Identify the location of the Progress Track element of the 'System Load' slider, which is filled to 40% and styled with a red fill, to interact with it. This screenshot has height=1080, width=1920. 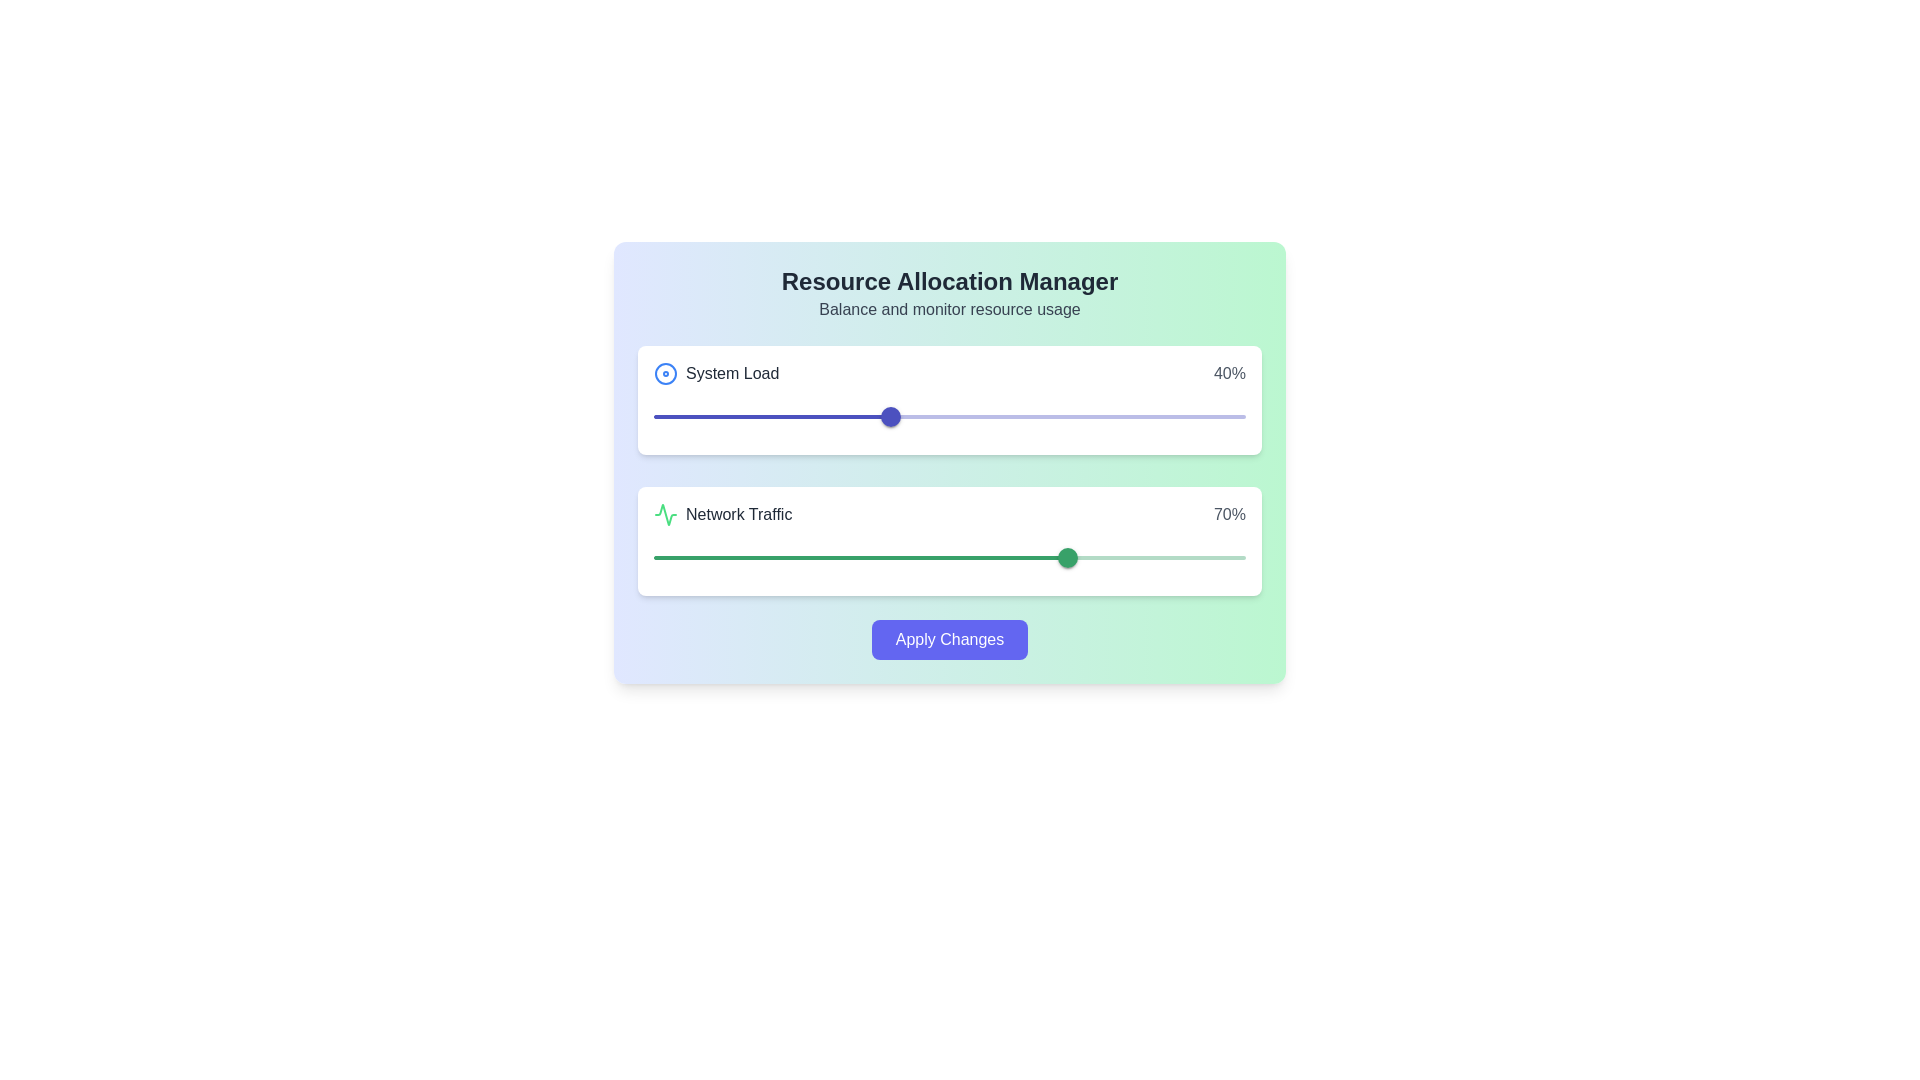
(771, 415).